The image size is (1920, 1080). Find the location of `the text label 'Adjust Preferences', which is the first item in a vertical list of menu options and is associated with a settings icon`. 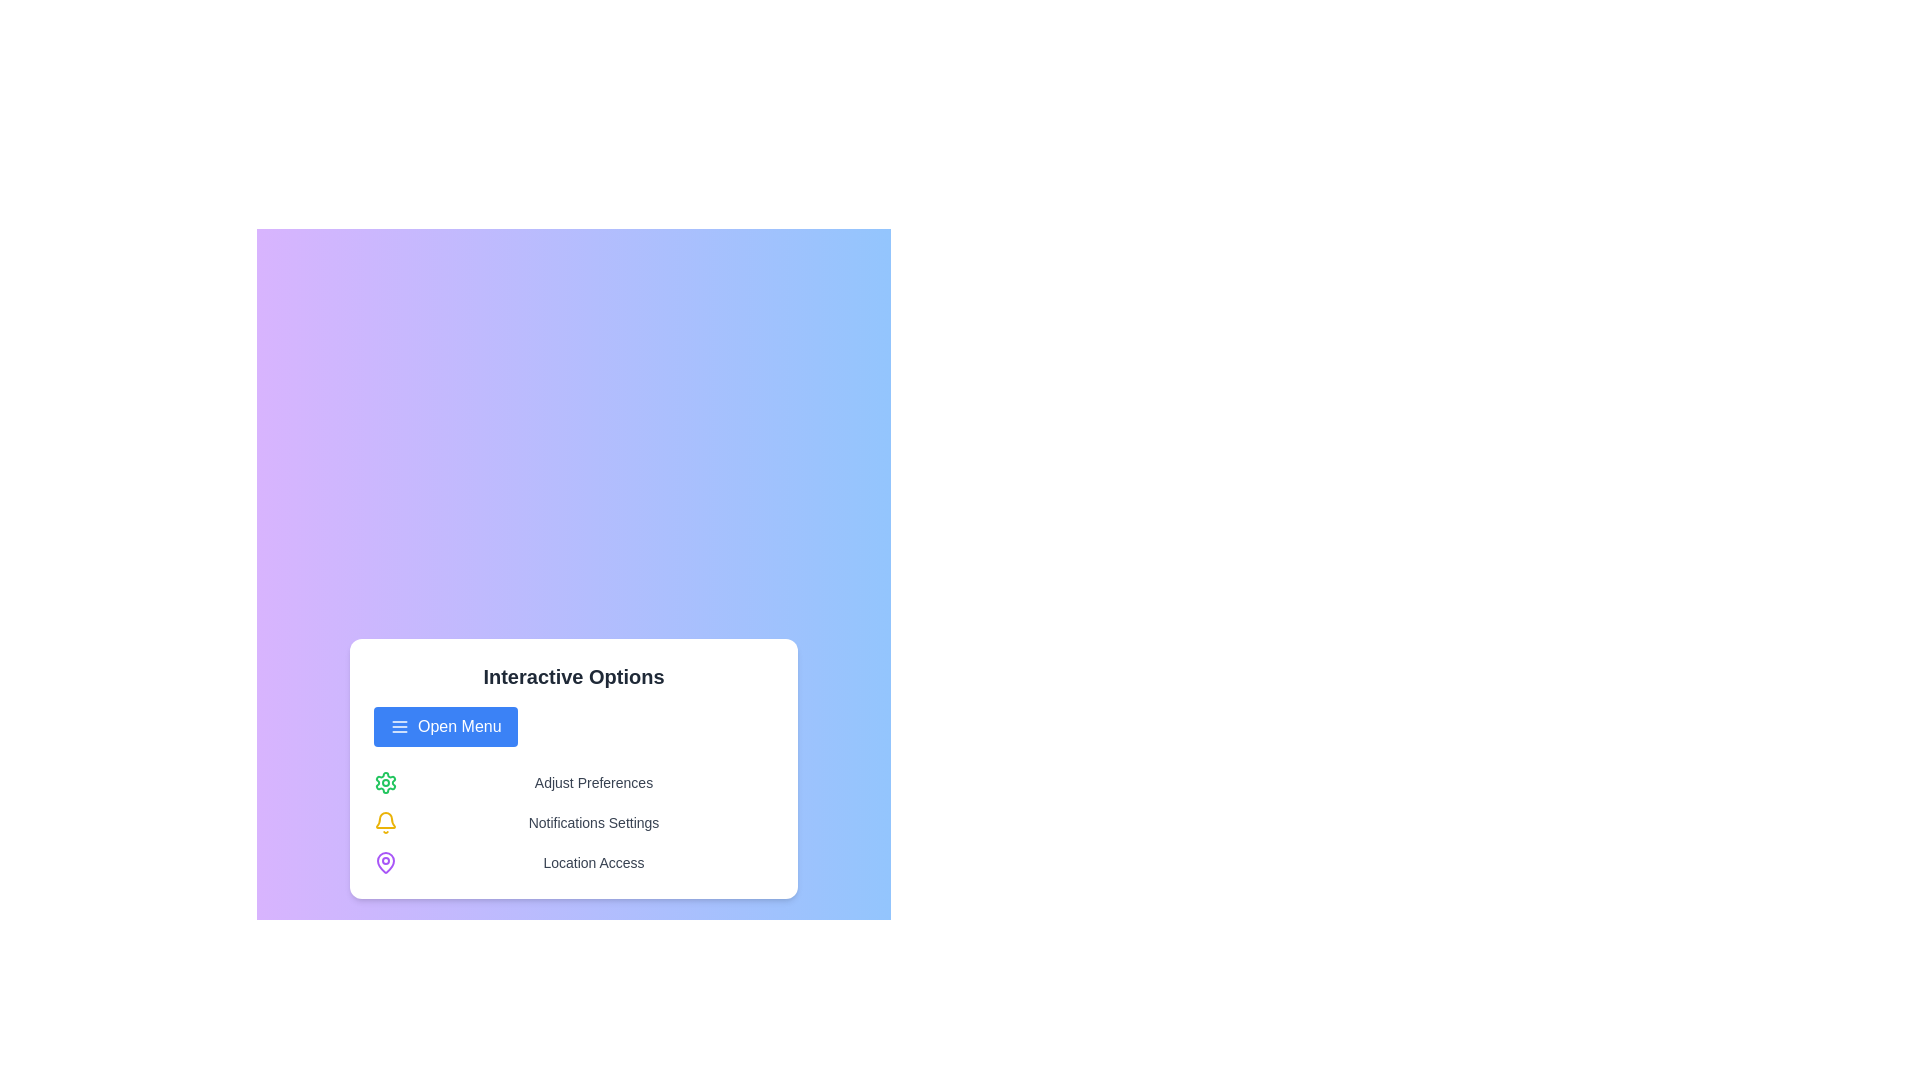

the text label 'Adjust Preferences', which is the first item in a vertical list of menu options and is associated with a settings icon is located at coordinates (593, 782).